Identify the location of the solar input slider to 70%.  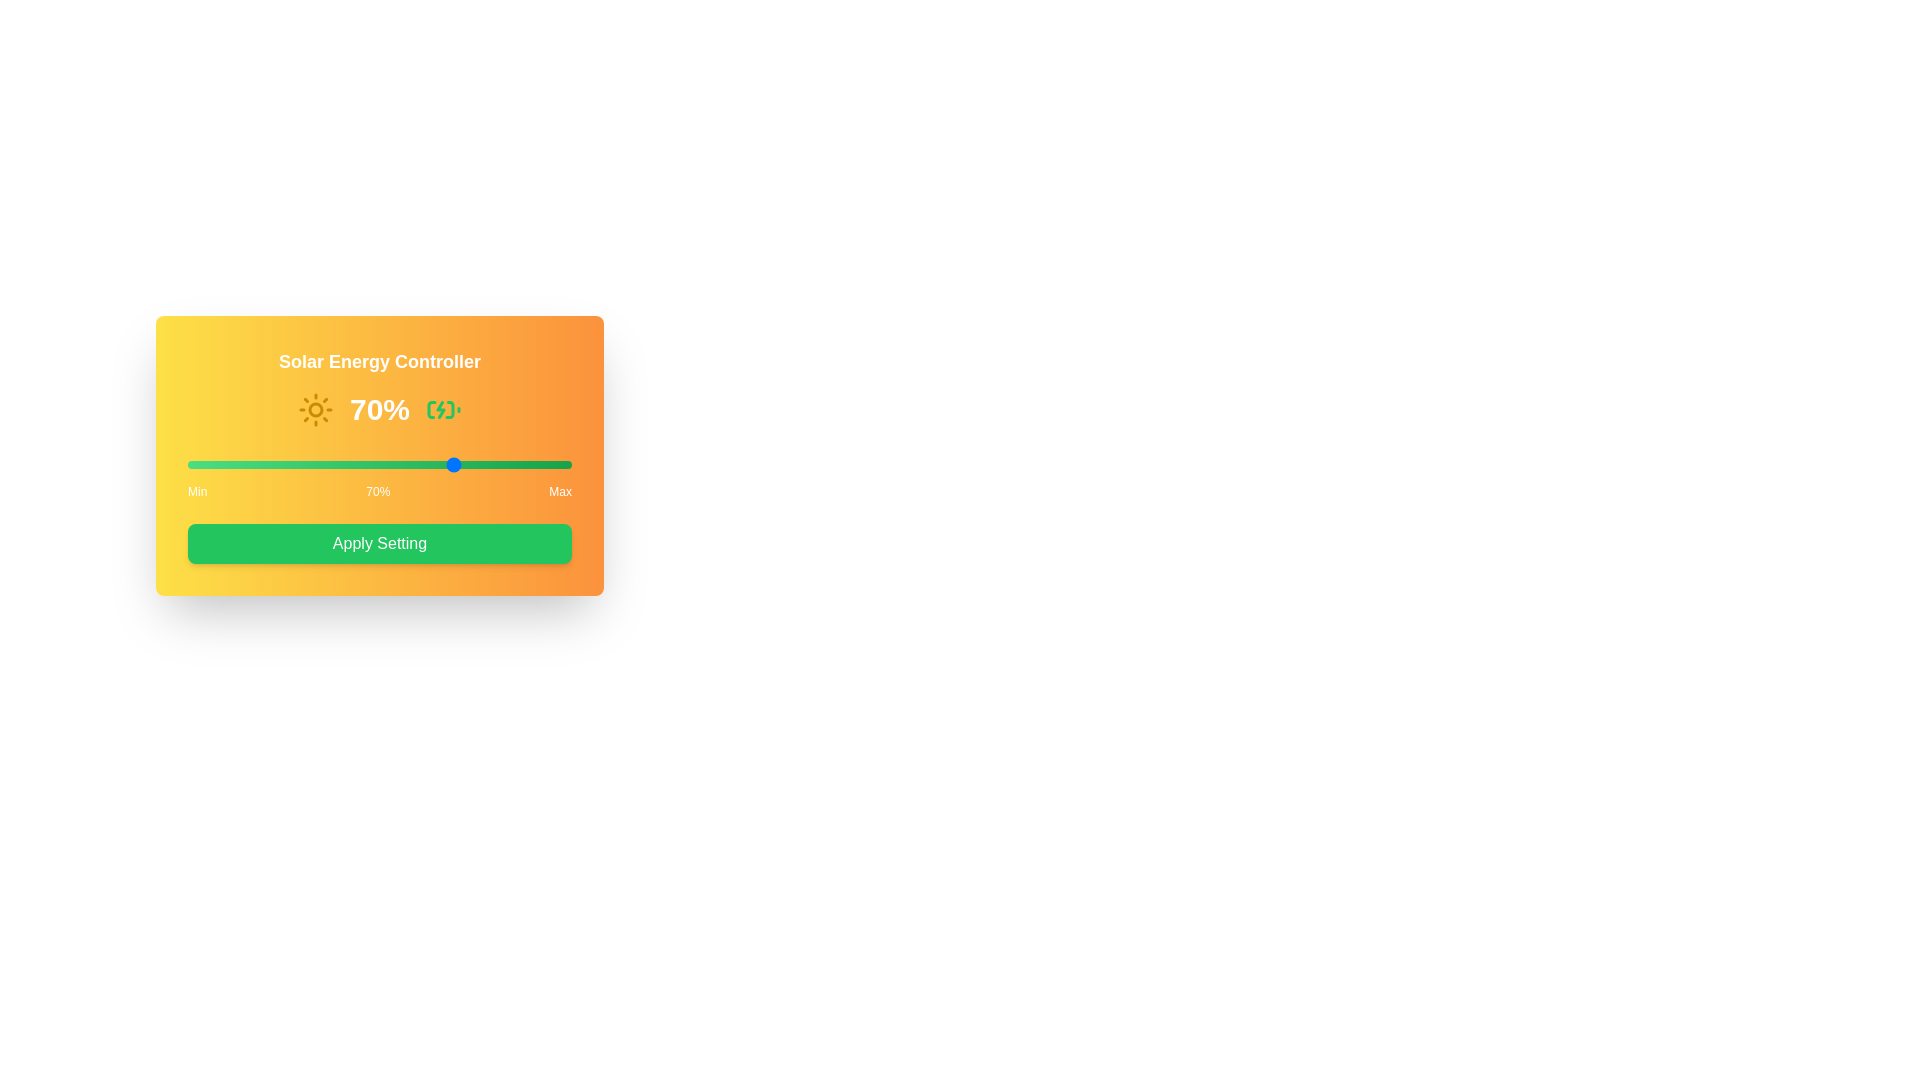
(455, 465).